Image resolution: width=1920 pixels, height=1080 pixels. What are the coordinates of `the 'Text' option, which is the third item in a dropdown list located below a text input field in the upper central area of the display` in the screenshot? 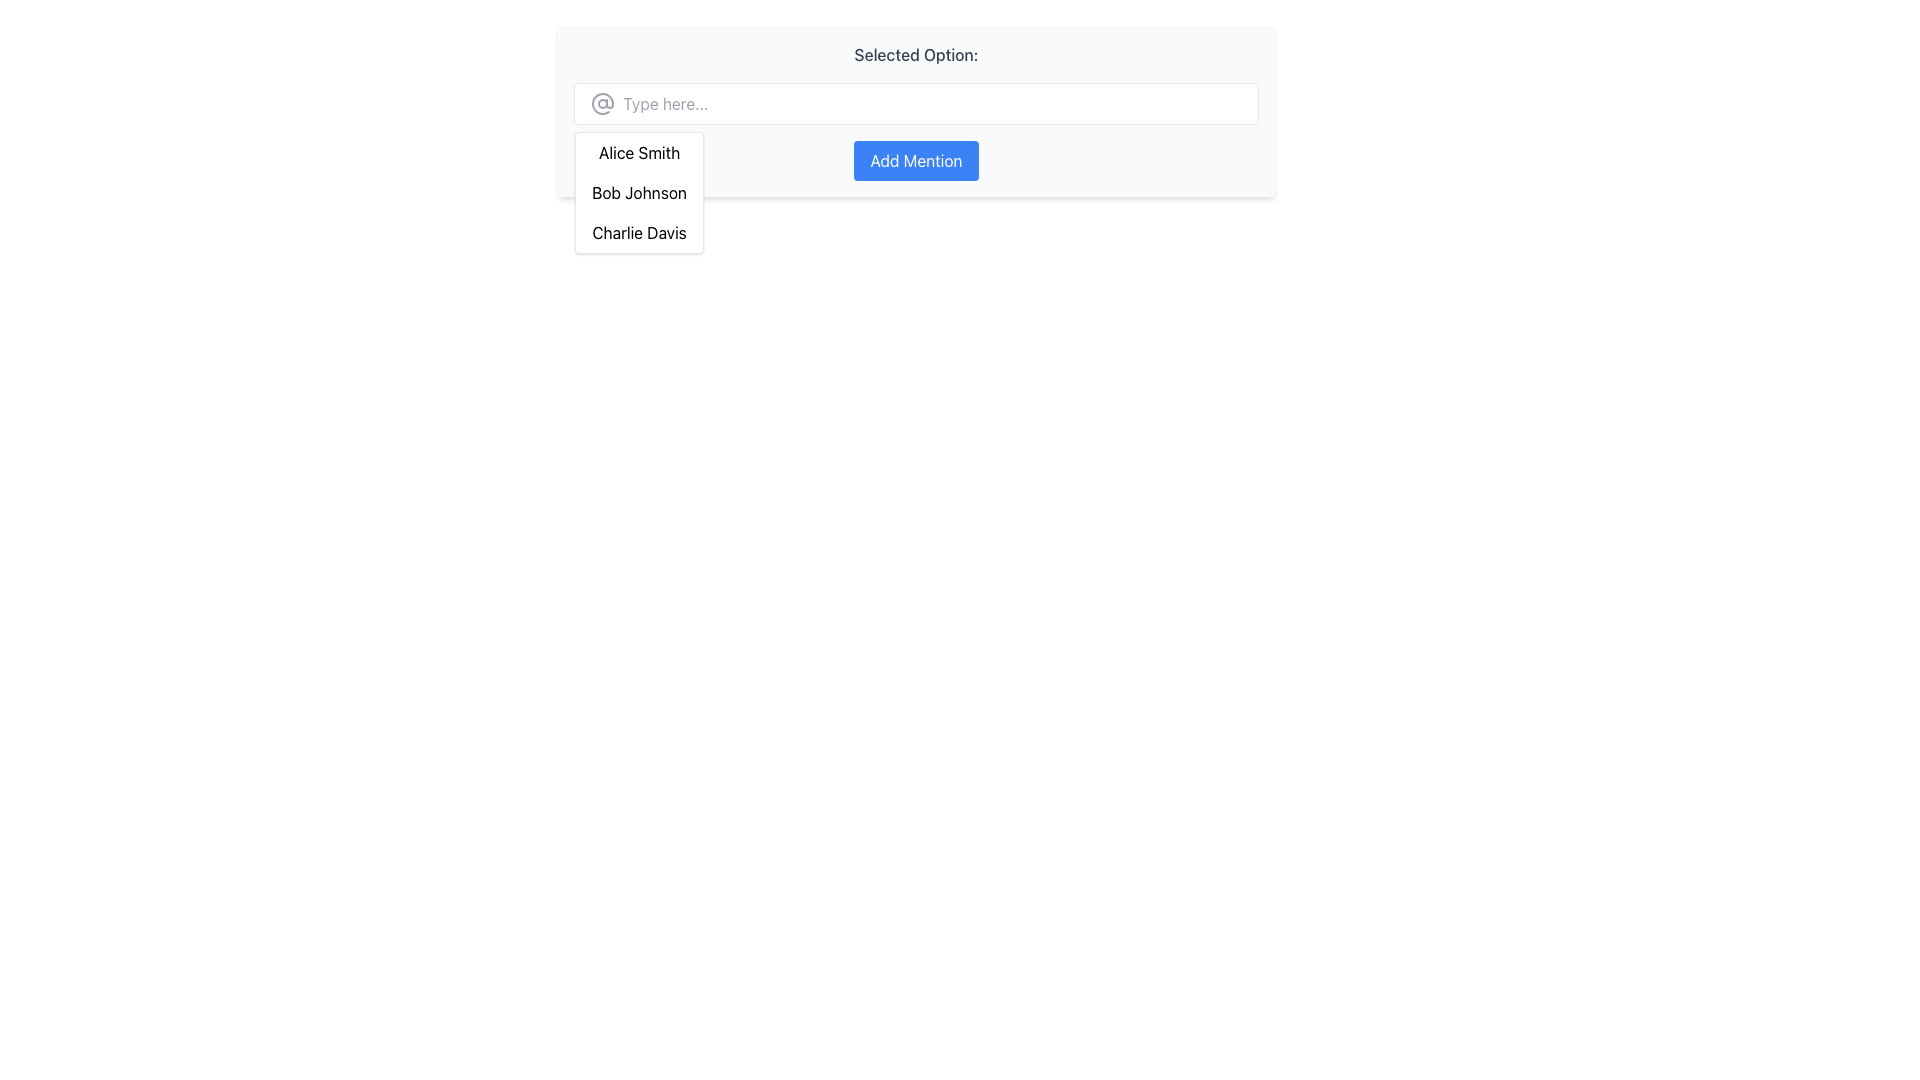 It's located at (638, 231).